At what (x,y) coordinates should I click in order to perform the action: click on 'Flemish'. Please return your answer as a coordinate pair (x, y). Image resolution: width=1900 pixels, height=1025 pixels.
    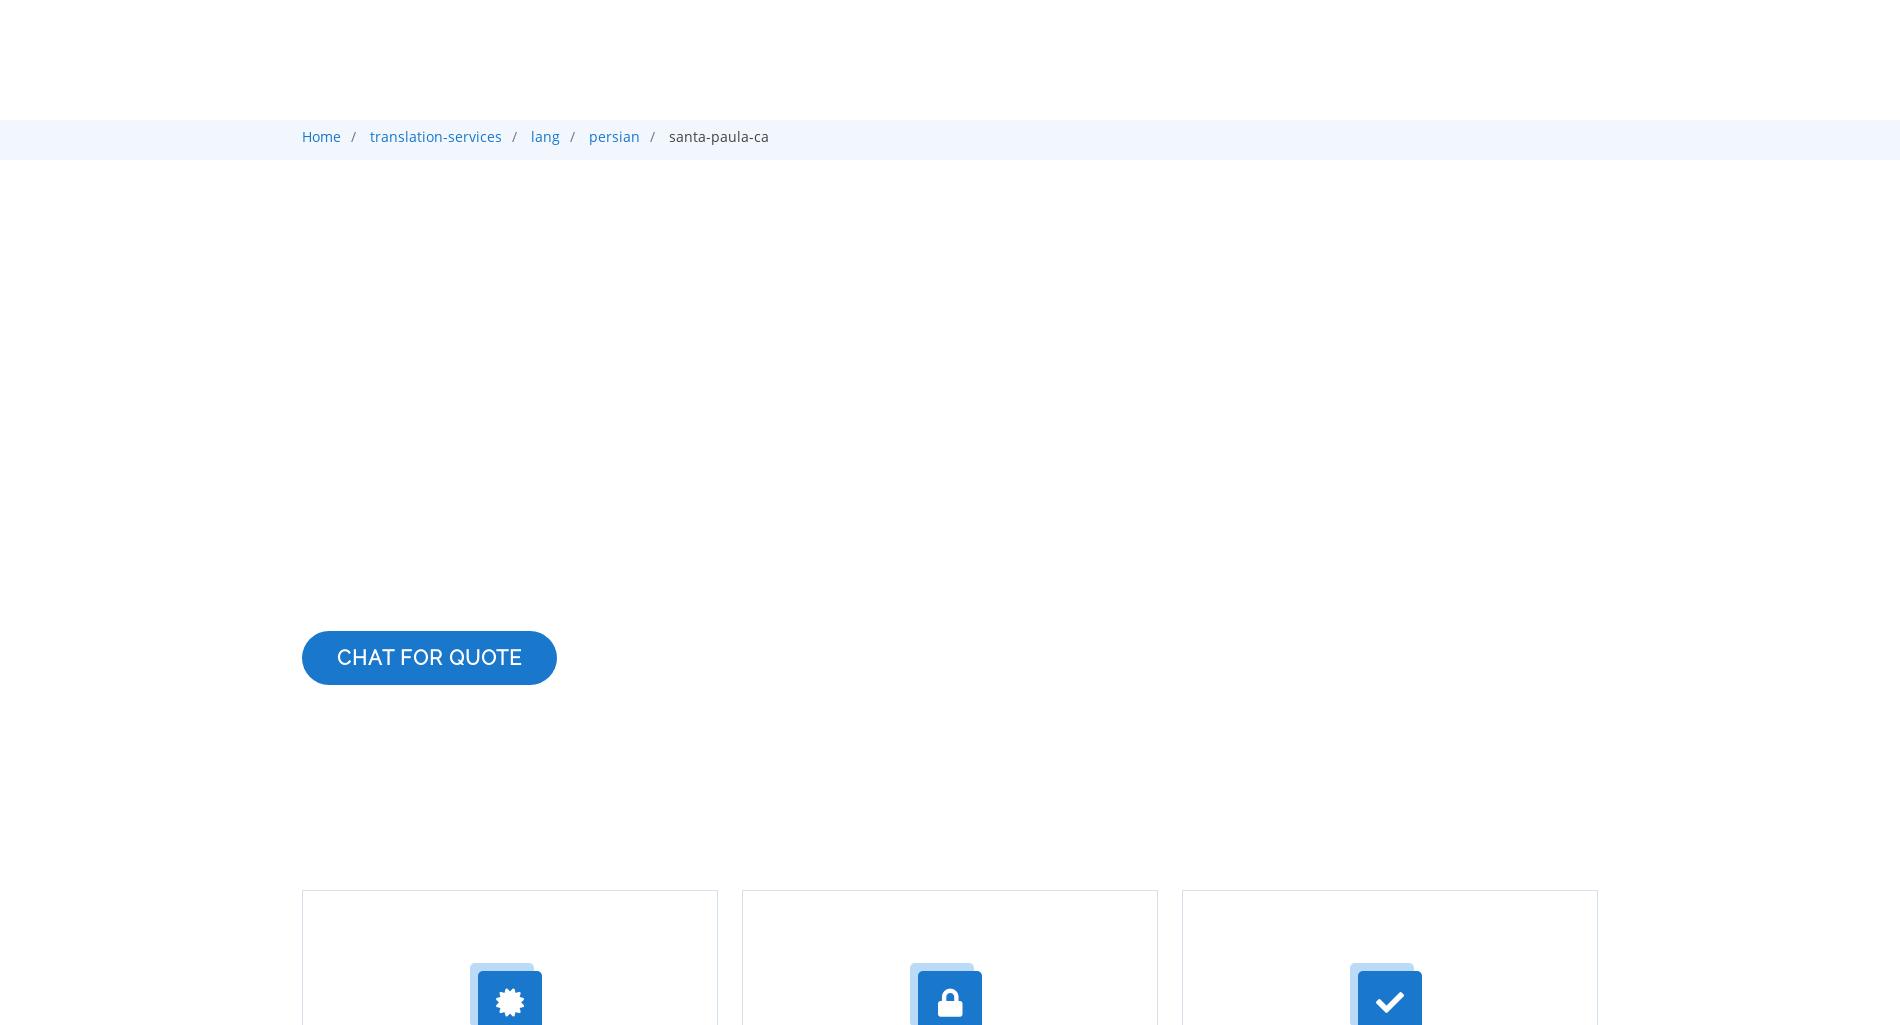
    Looking at the image, I should click on (432, 737).